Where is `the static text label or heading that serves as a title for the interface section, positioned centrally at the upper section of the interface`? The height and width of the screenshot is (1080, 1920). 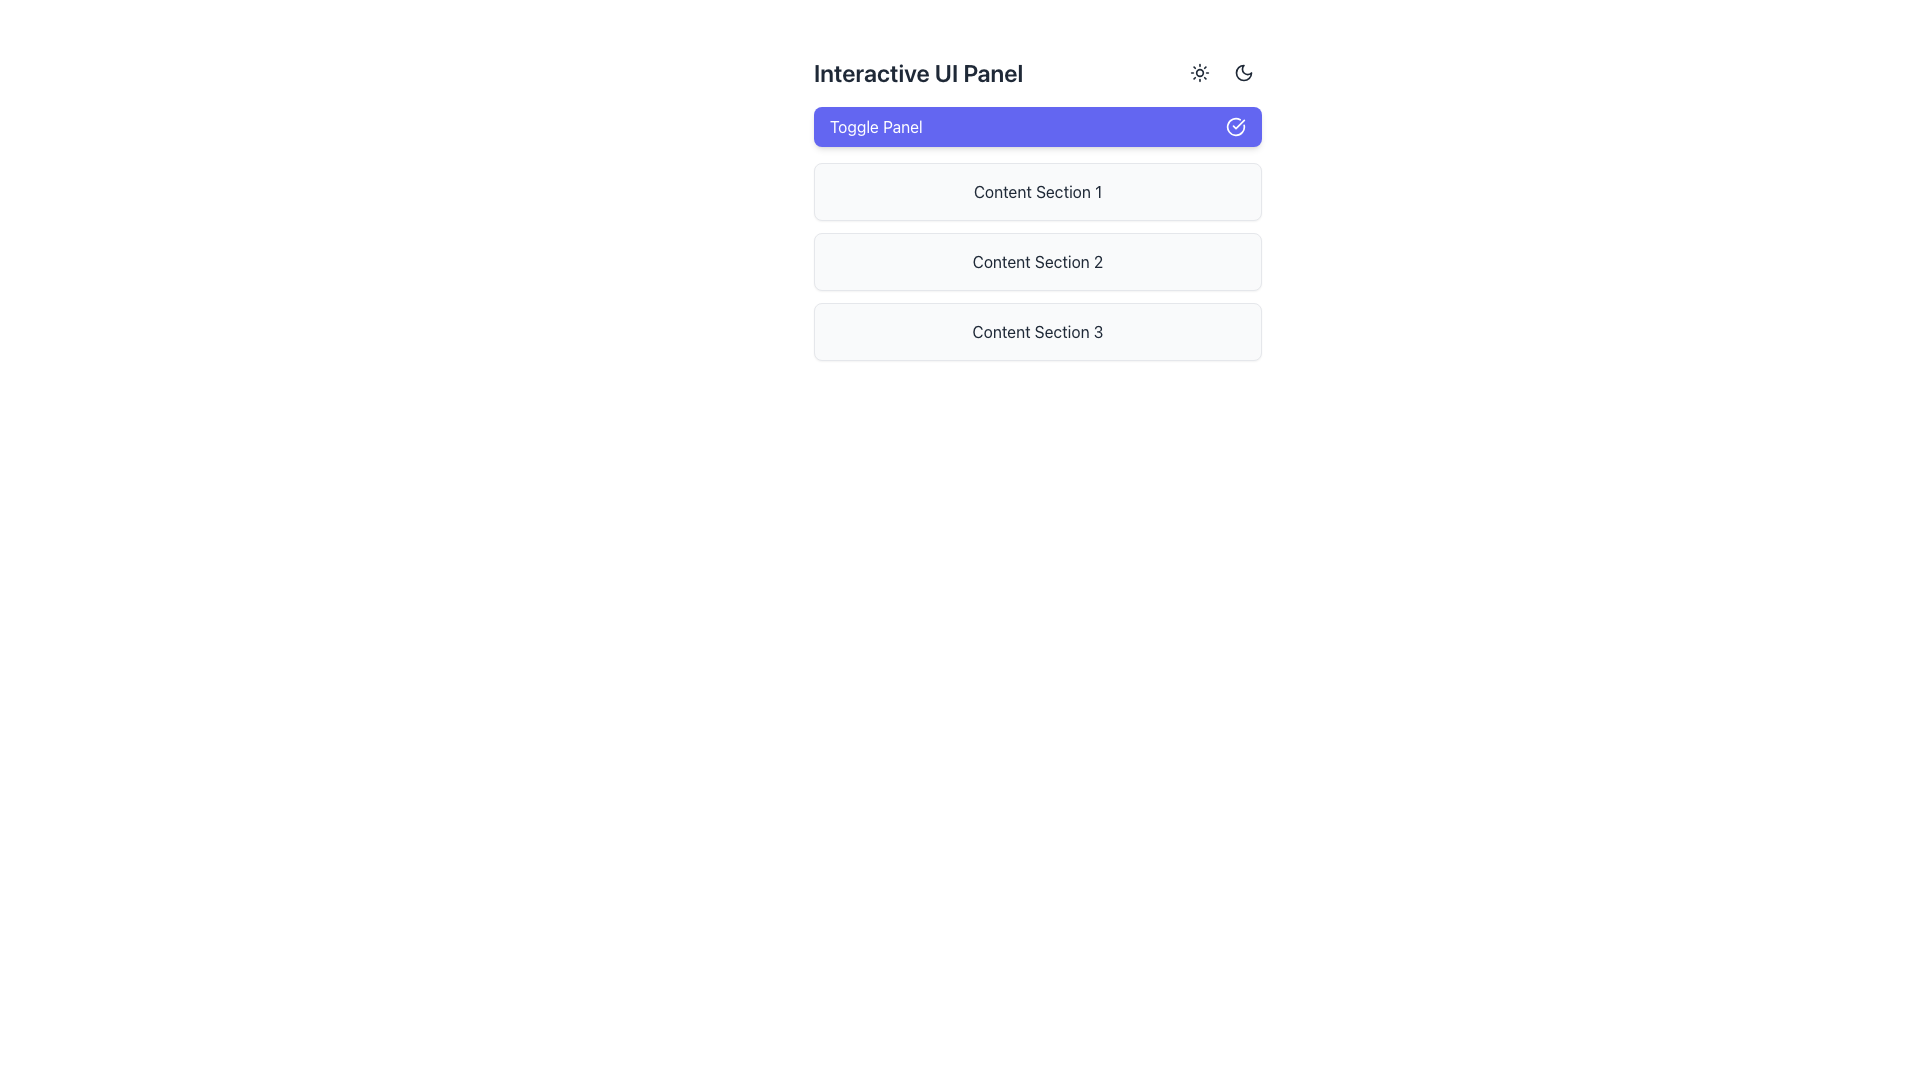
the static text label or heading that serves as a title for the interface section, positioned centrally at the upper section of the interface is located at coordinates (917, 72).